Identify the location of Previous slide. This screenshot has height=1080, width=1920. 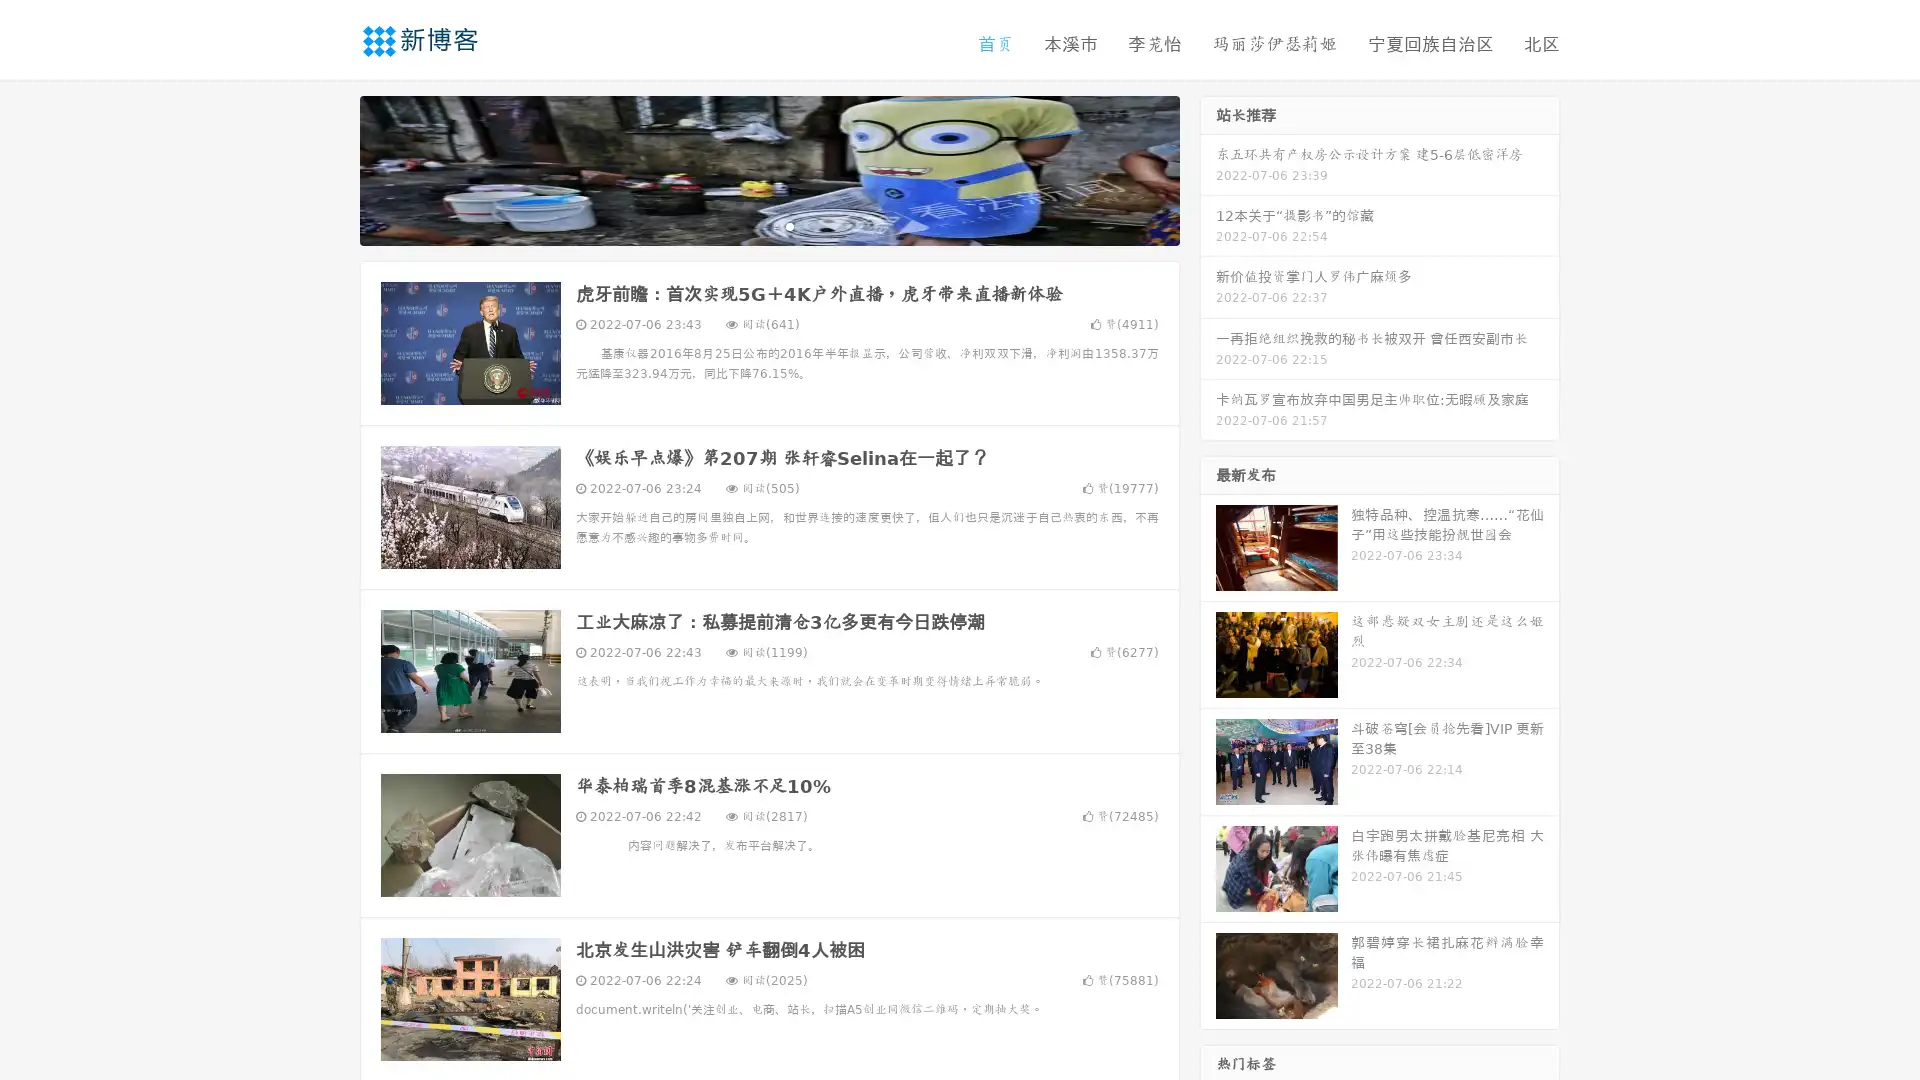
(330, 168).